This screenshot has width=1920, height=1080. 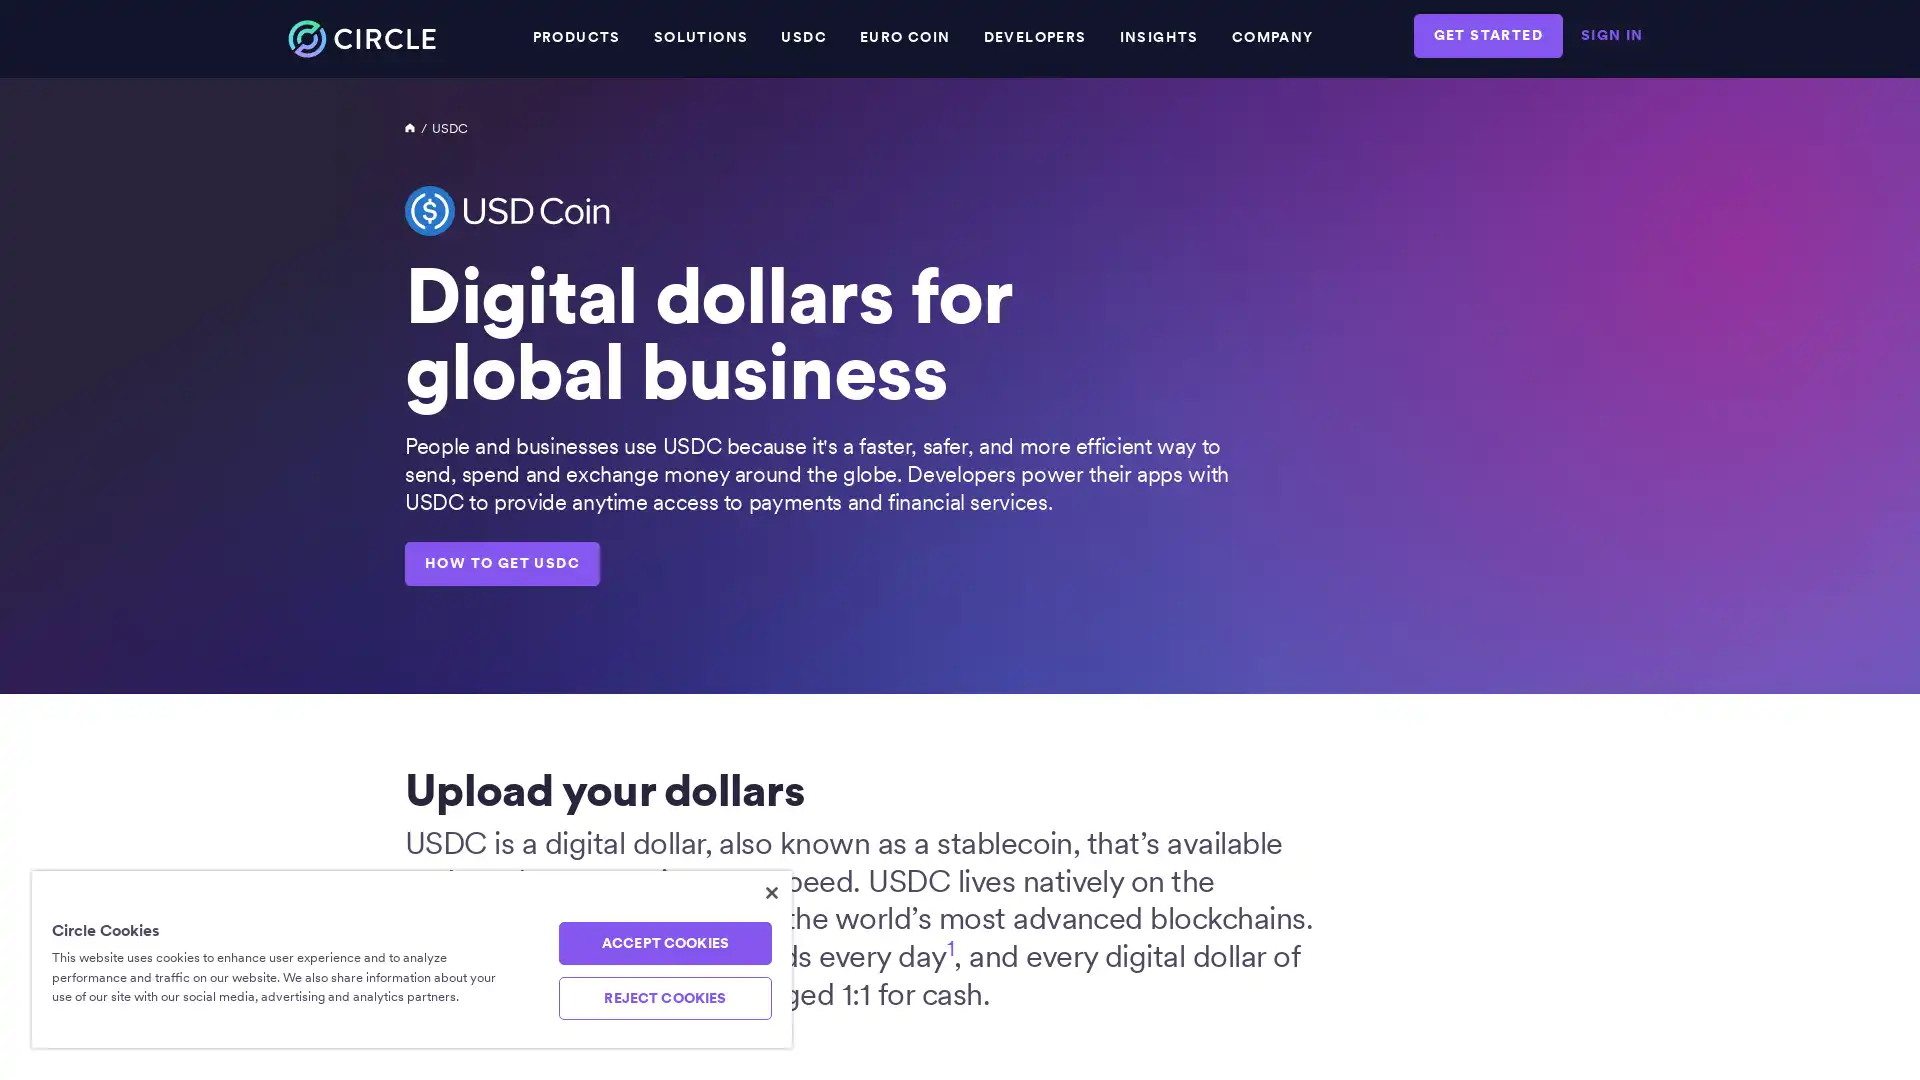 I want to click on REJECT COOKIES, so click(x=664, y=998).